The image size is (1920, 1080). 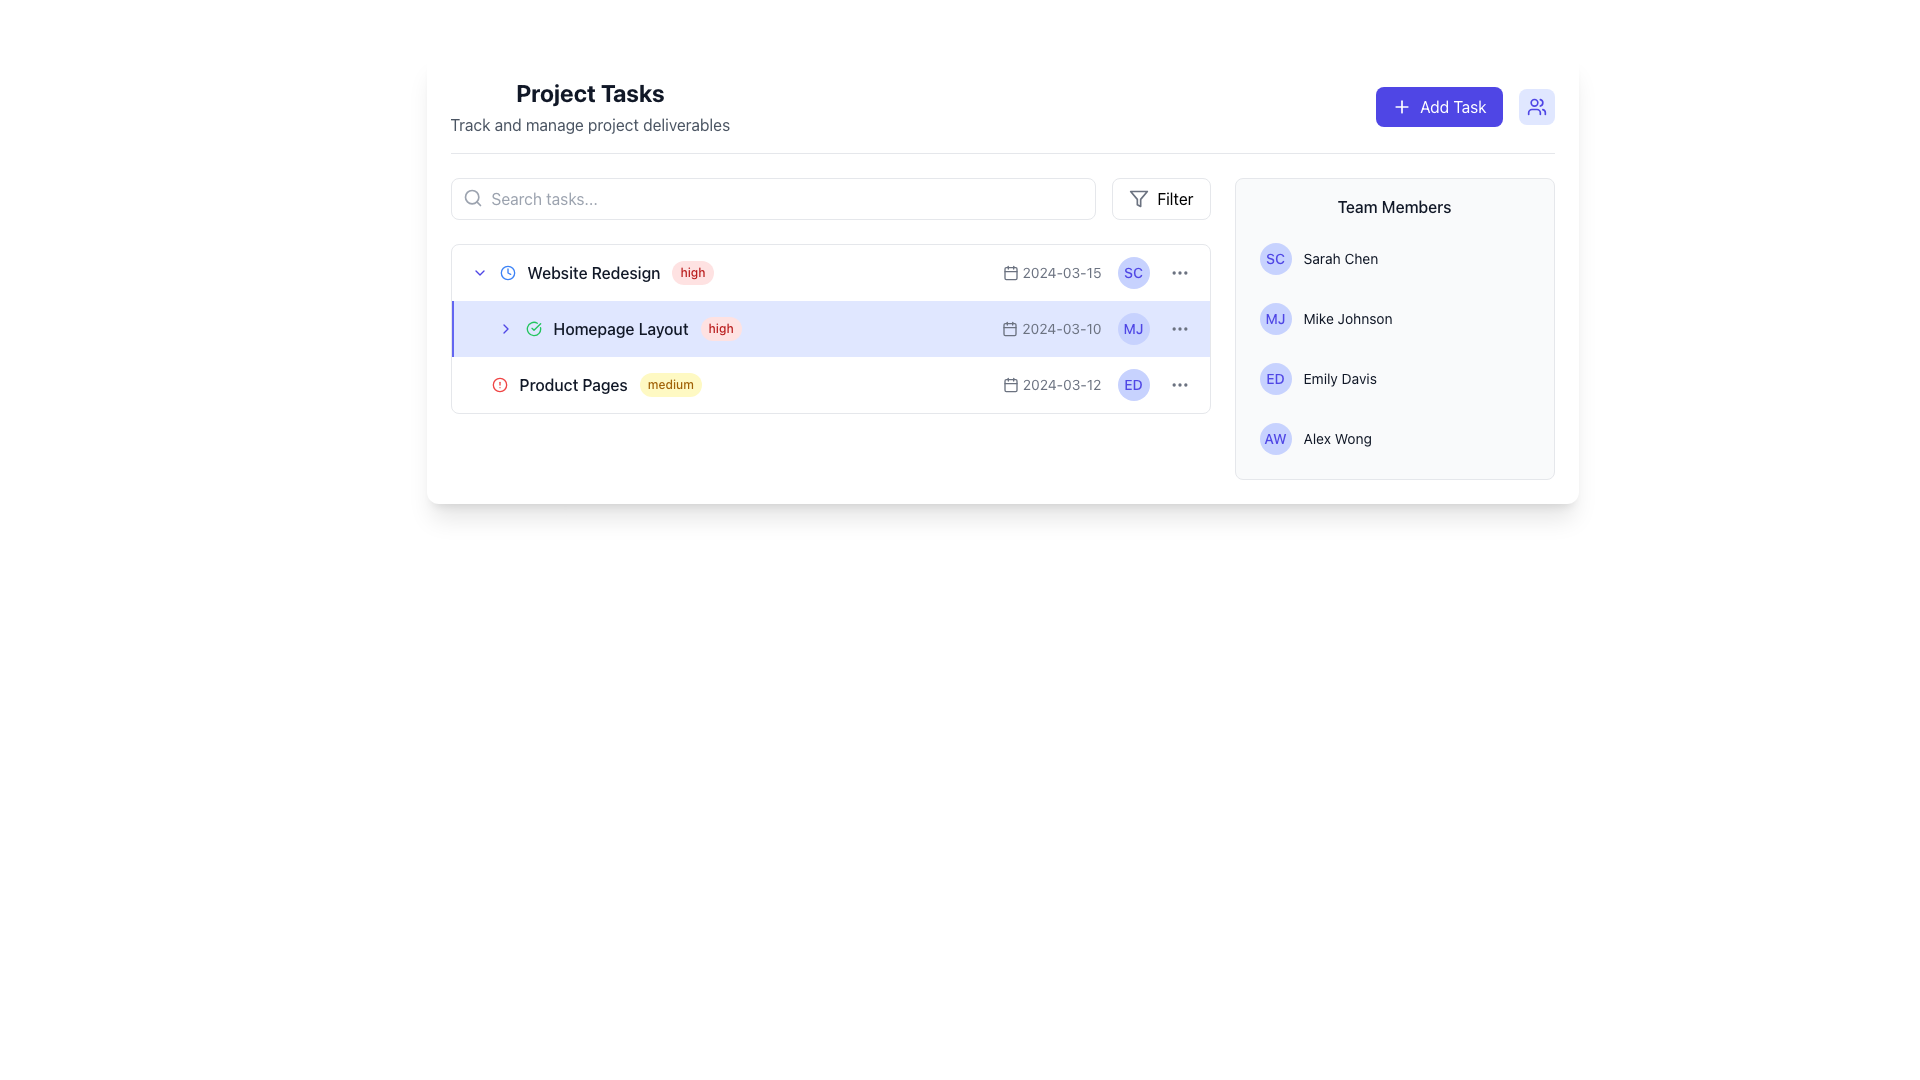 I want to click on the name 'Sarah Chen' in the first list item of the 'Team Members' section, so click(x=1393, y=257).